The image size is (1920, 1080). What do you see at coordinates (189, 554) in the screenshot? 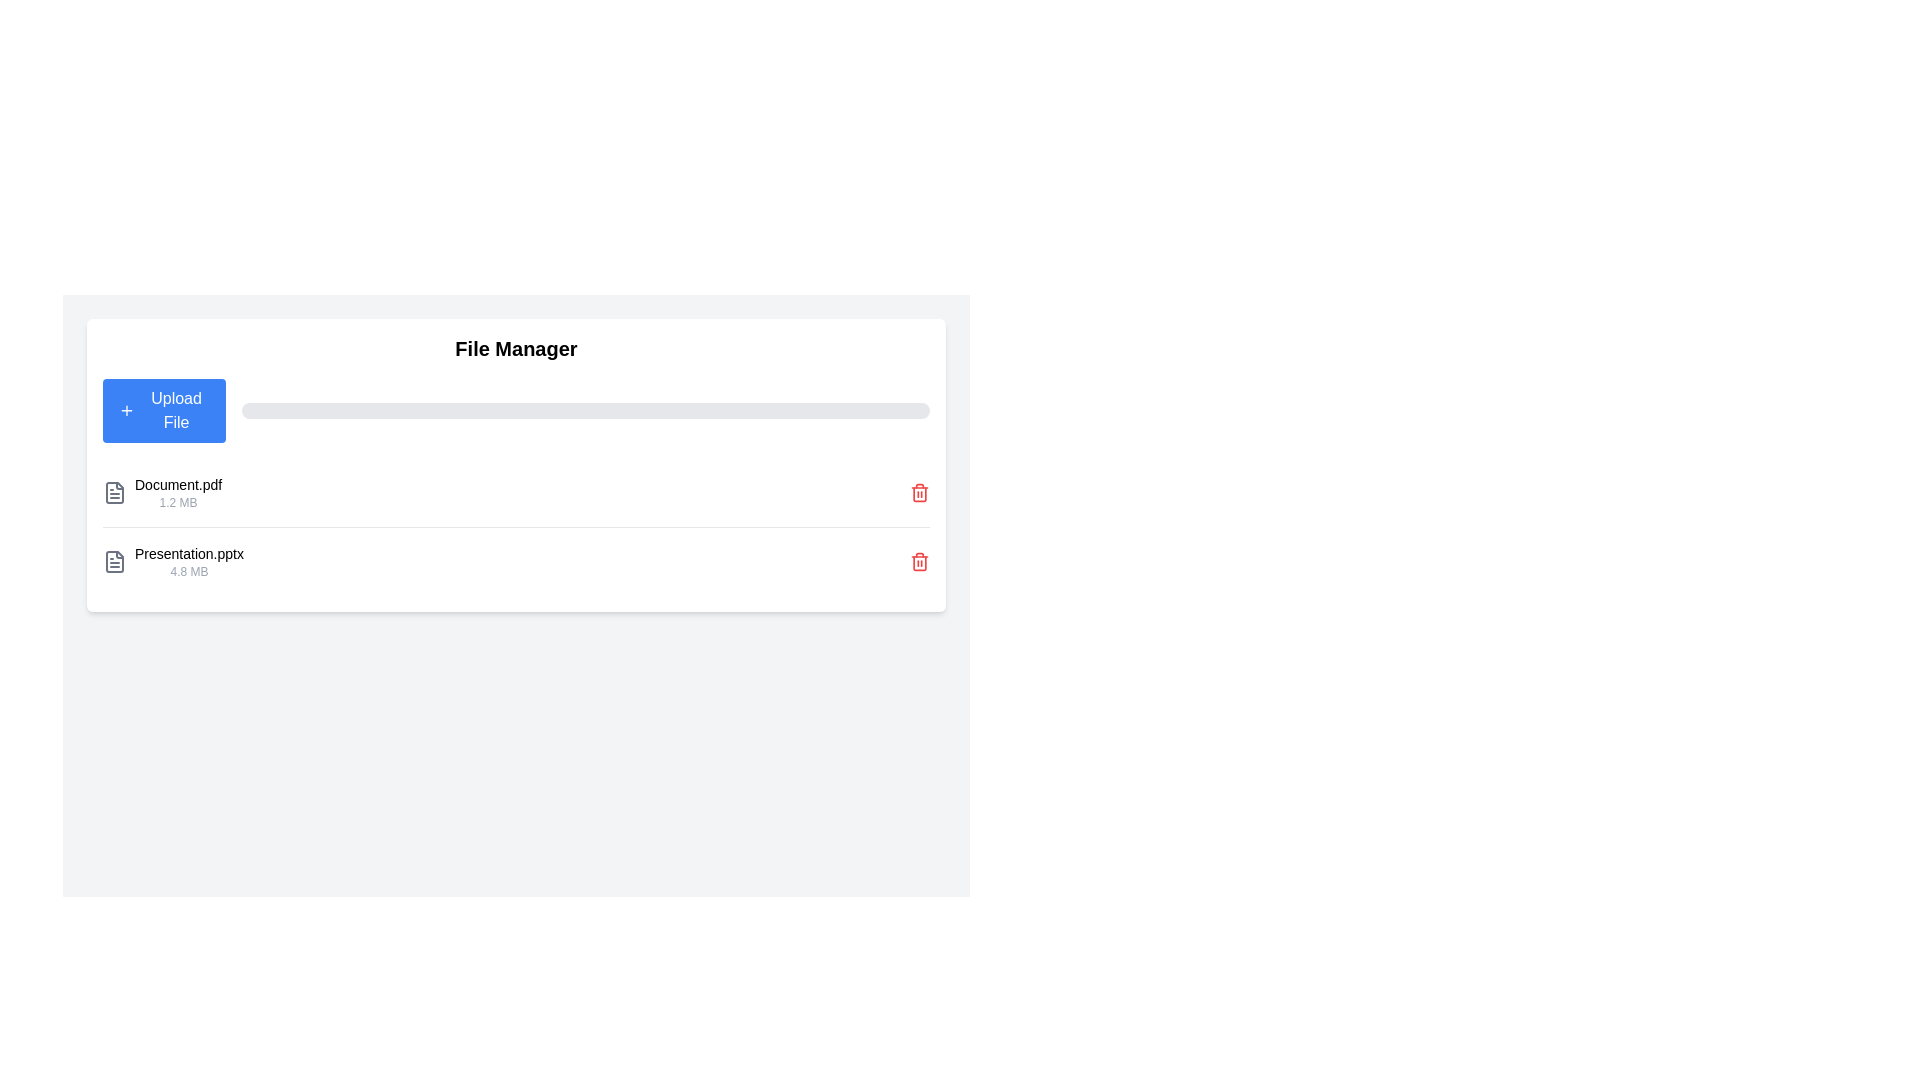
I see `the text label displaying 'Presentation.pptx' located` at bounding box center [189, 554].